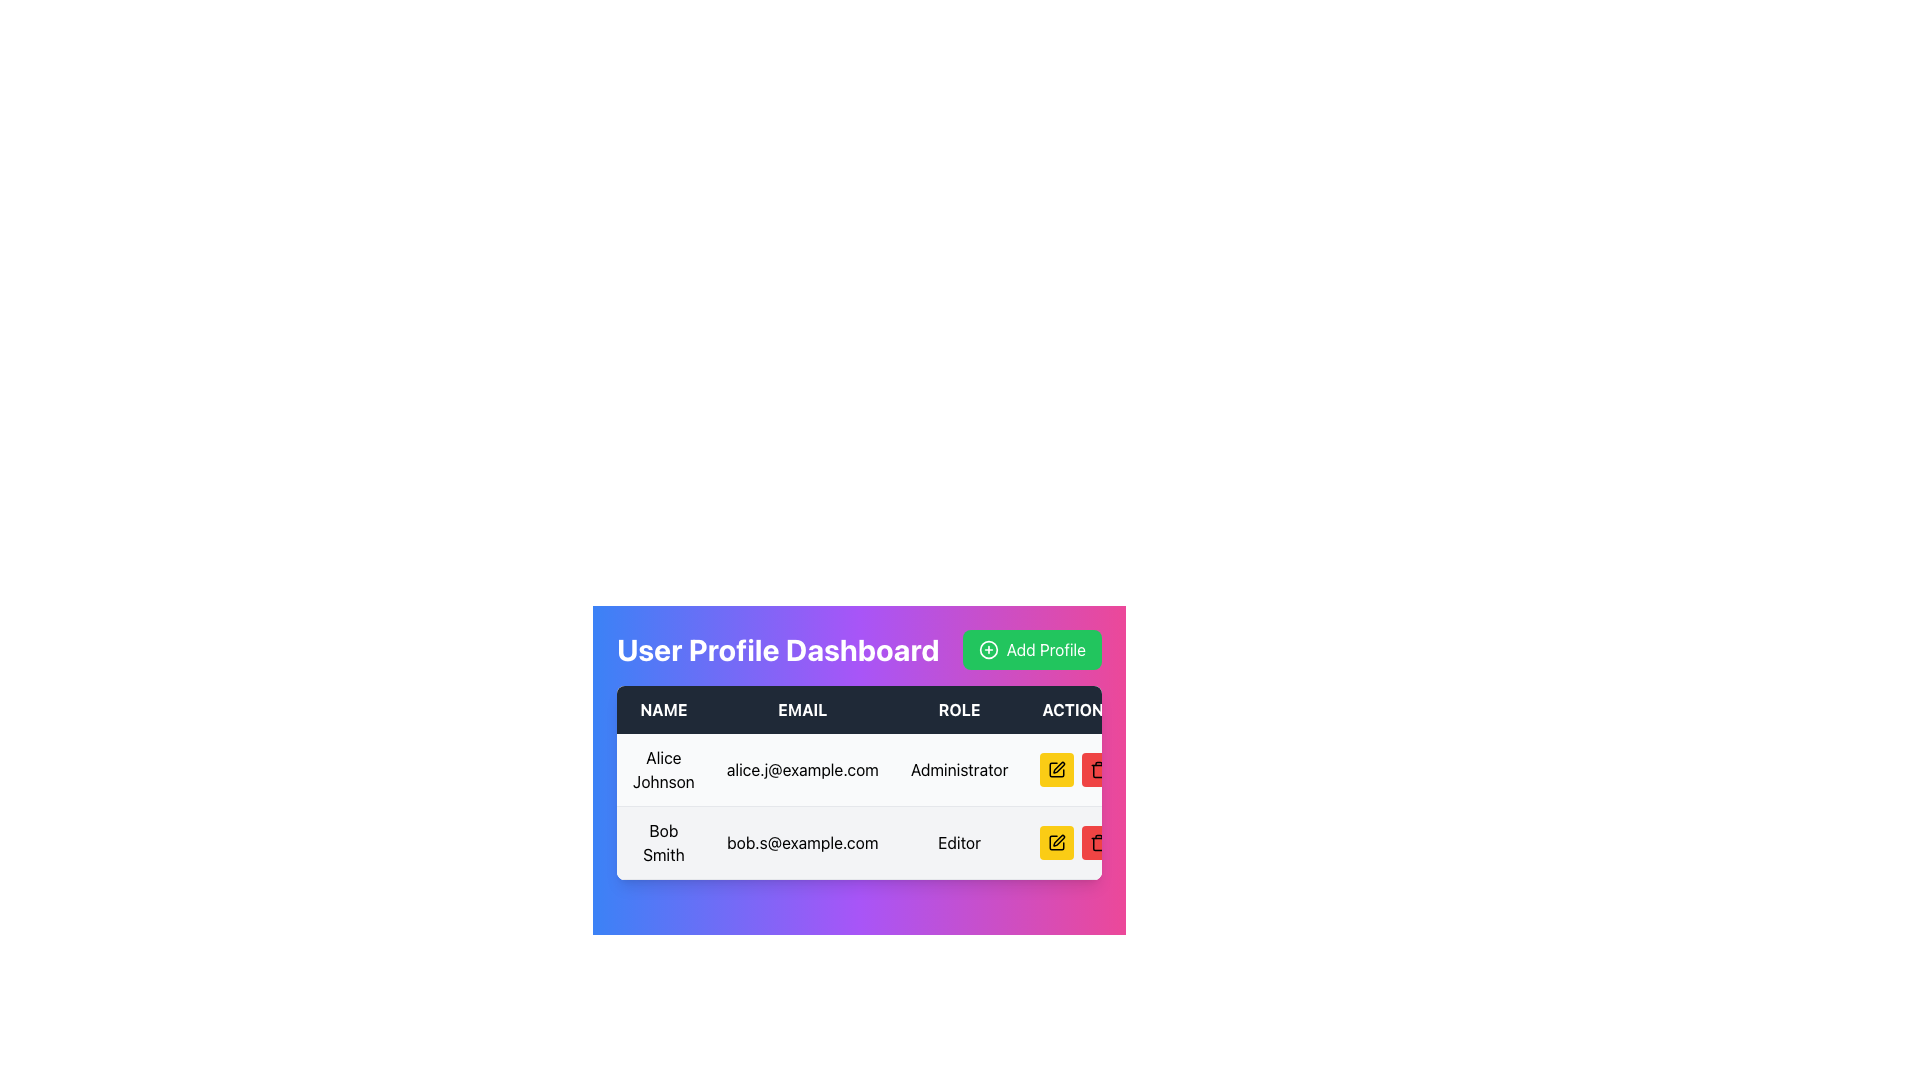  I want to click on the delete icon located in the 'Action' column of the last row in the user profile management system, so click(1098, 844).